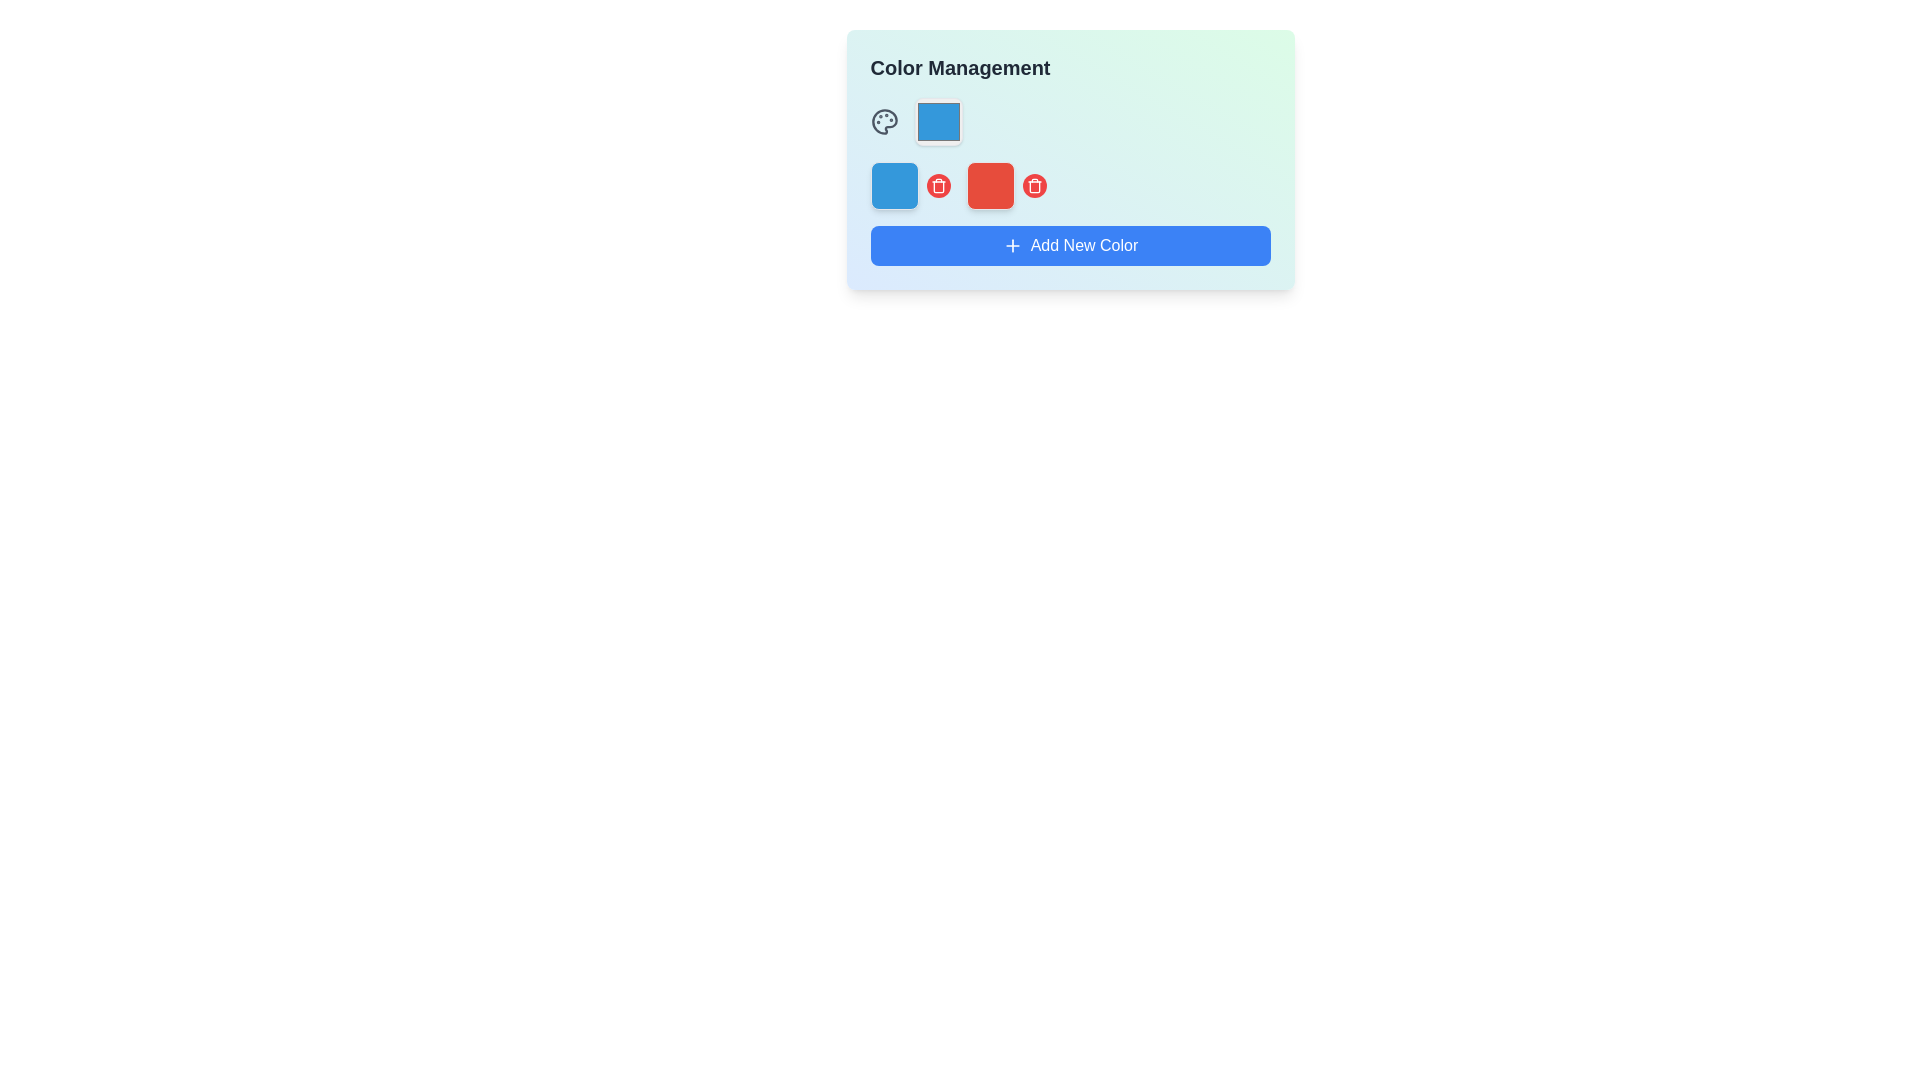 The image size is (1920, 1080). Describe the element at coordinates (909, 185) in the screenshot. I see `the blue square color block with rounded corners located under the 'Color Management' heading` at that location.